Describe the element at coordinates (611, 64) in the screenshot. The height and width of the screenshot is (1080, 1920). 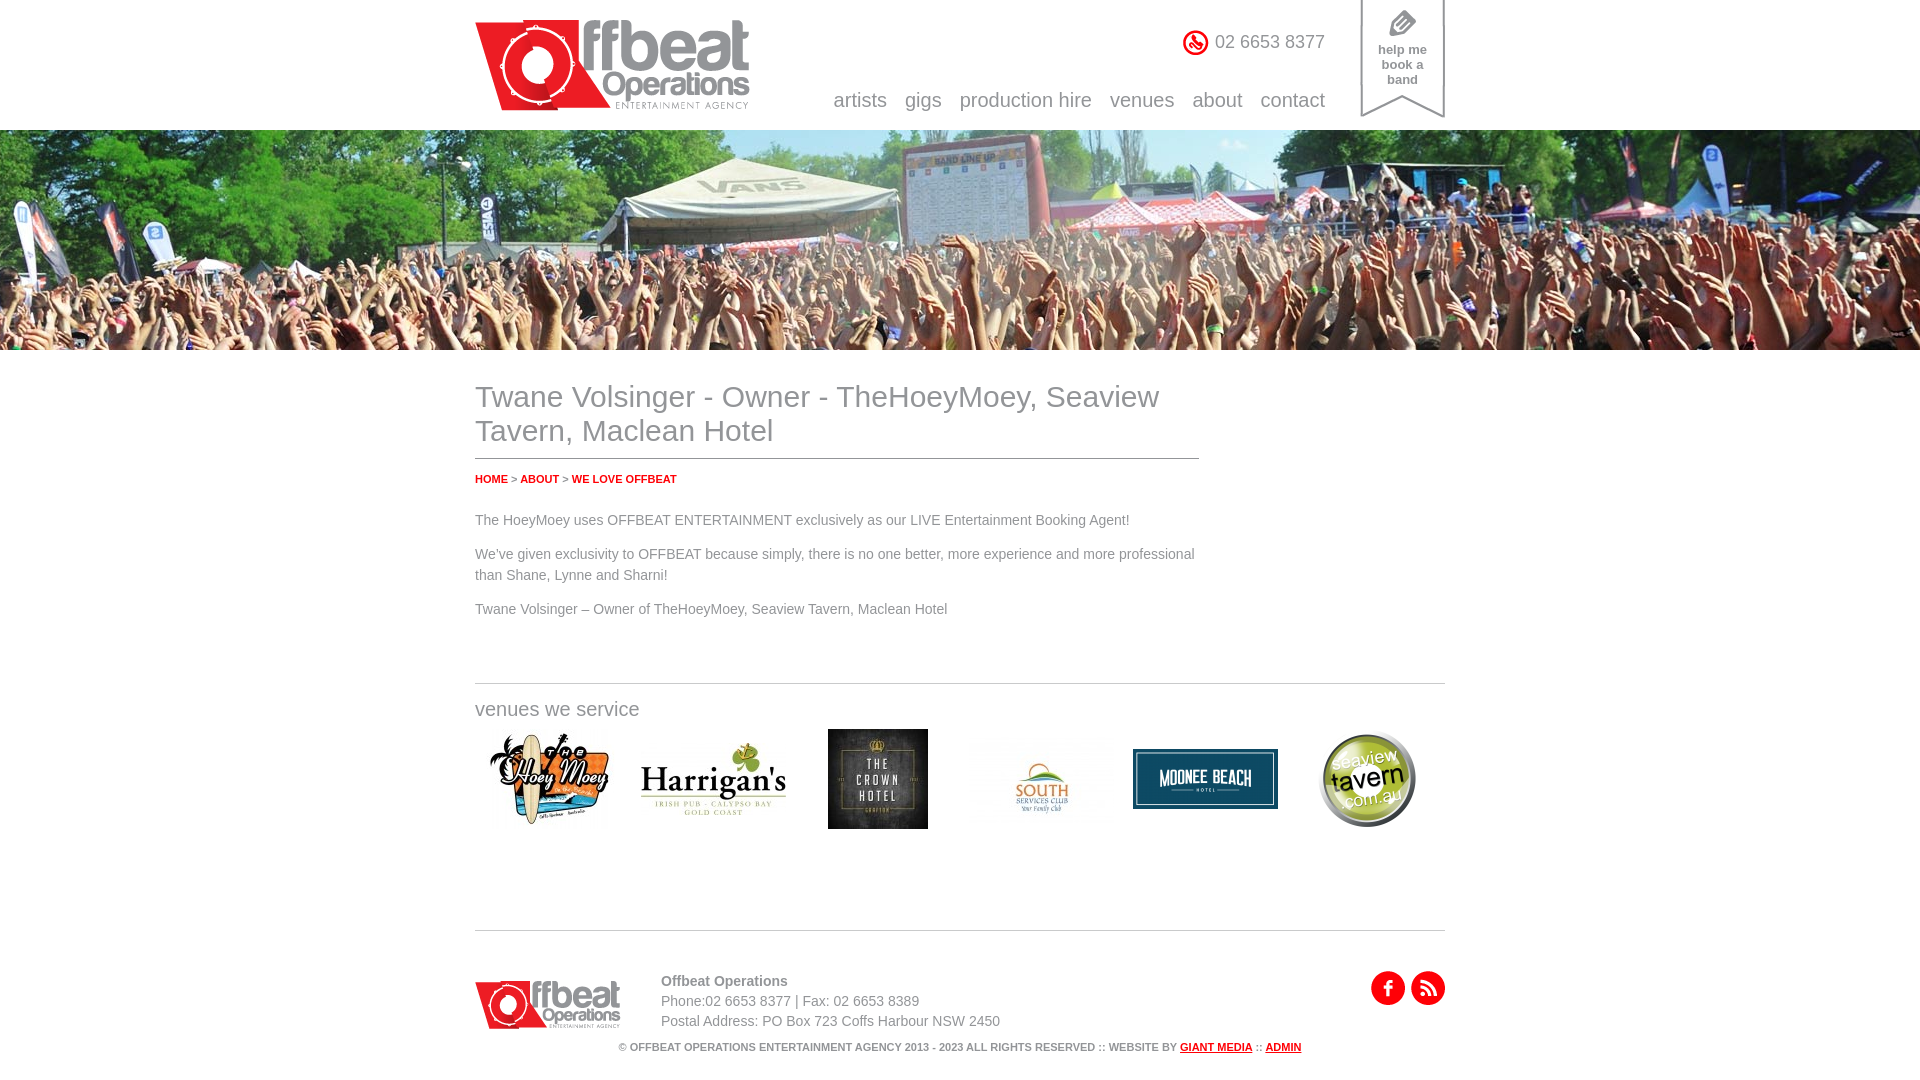
I see `'Offbeat Operations Entertainment Agency'` at that location.